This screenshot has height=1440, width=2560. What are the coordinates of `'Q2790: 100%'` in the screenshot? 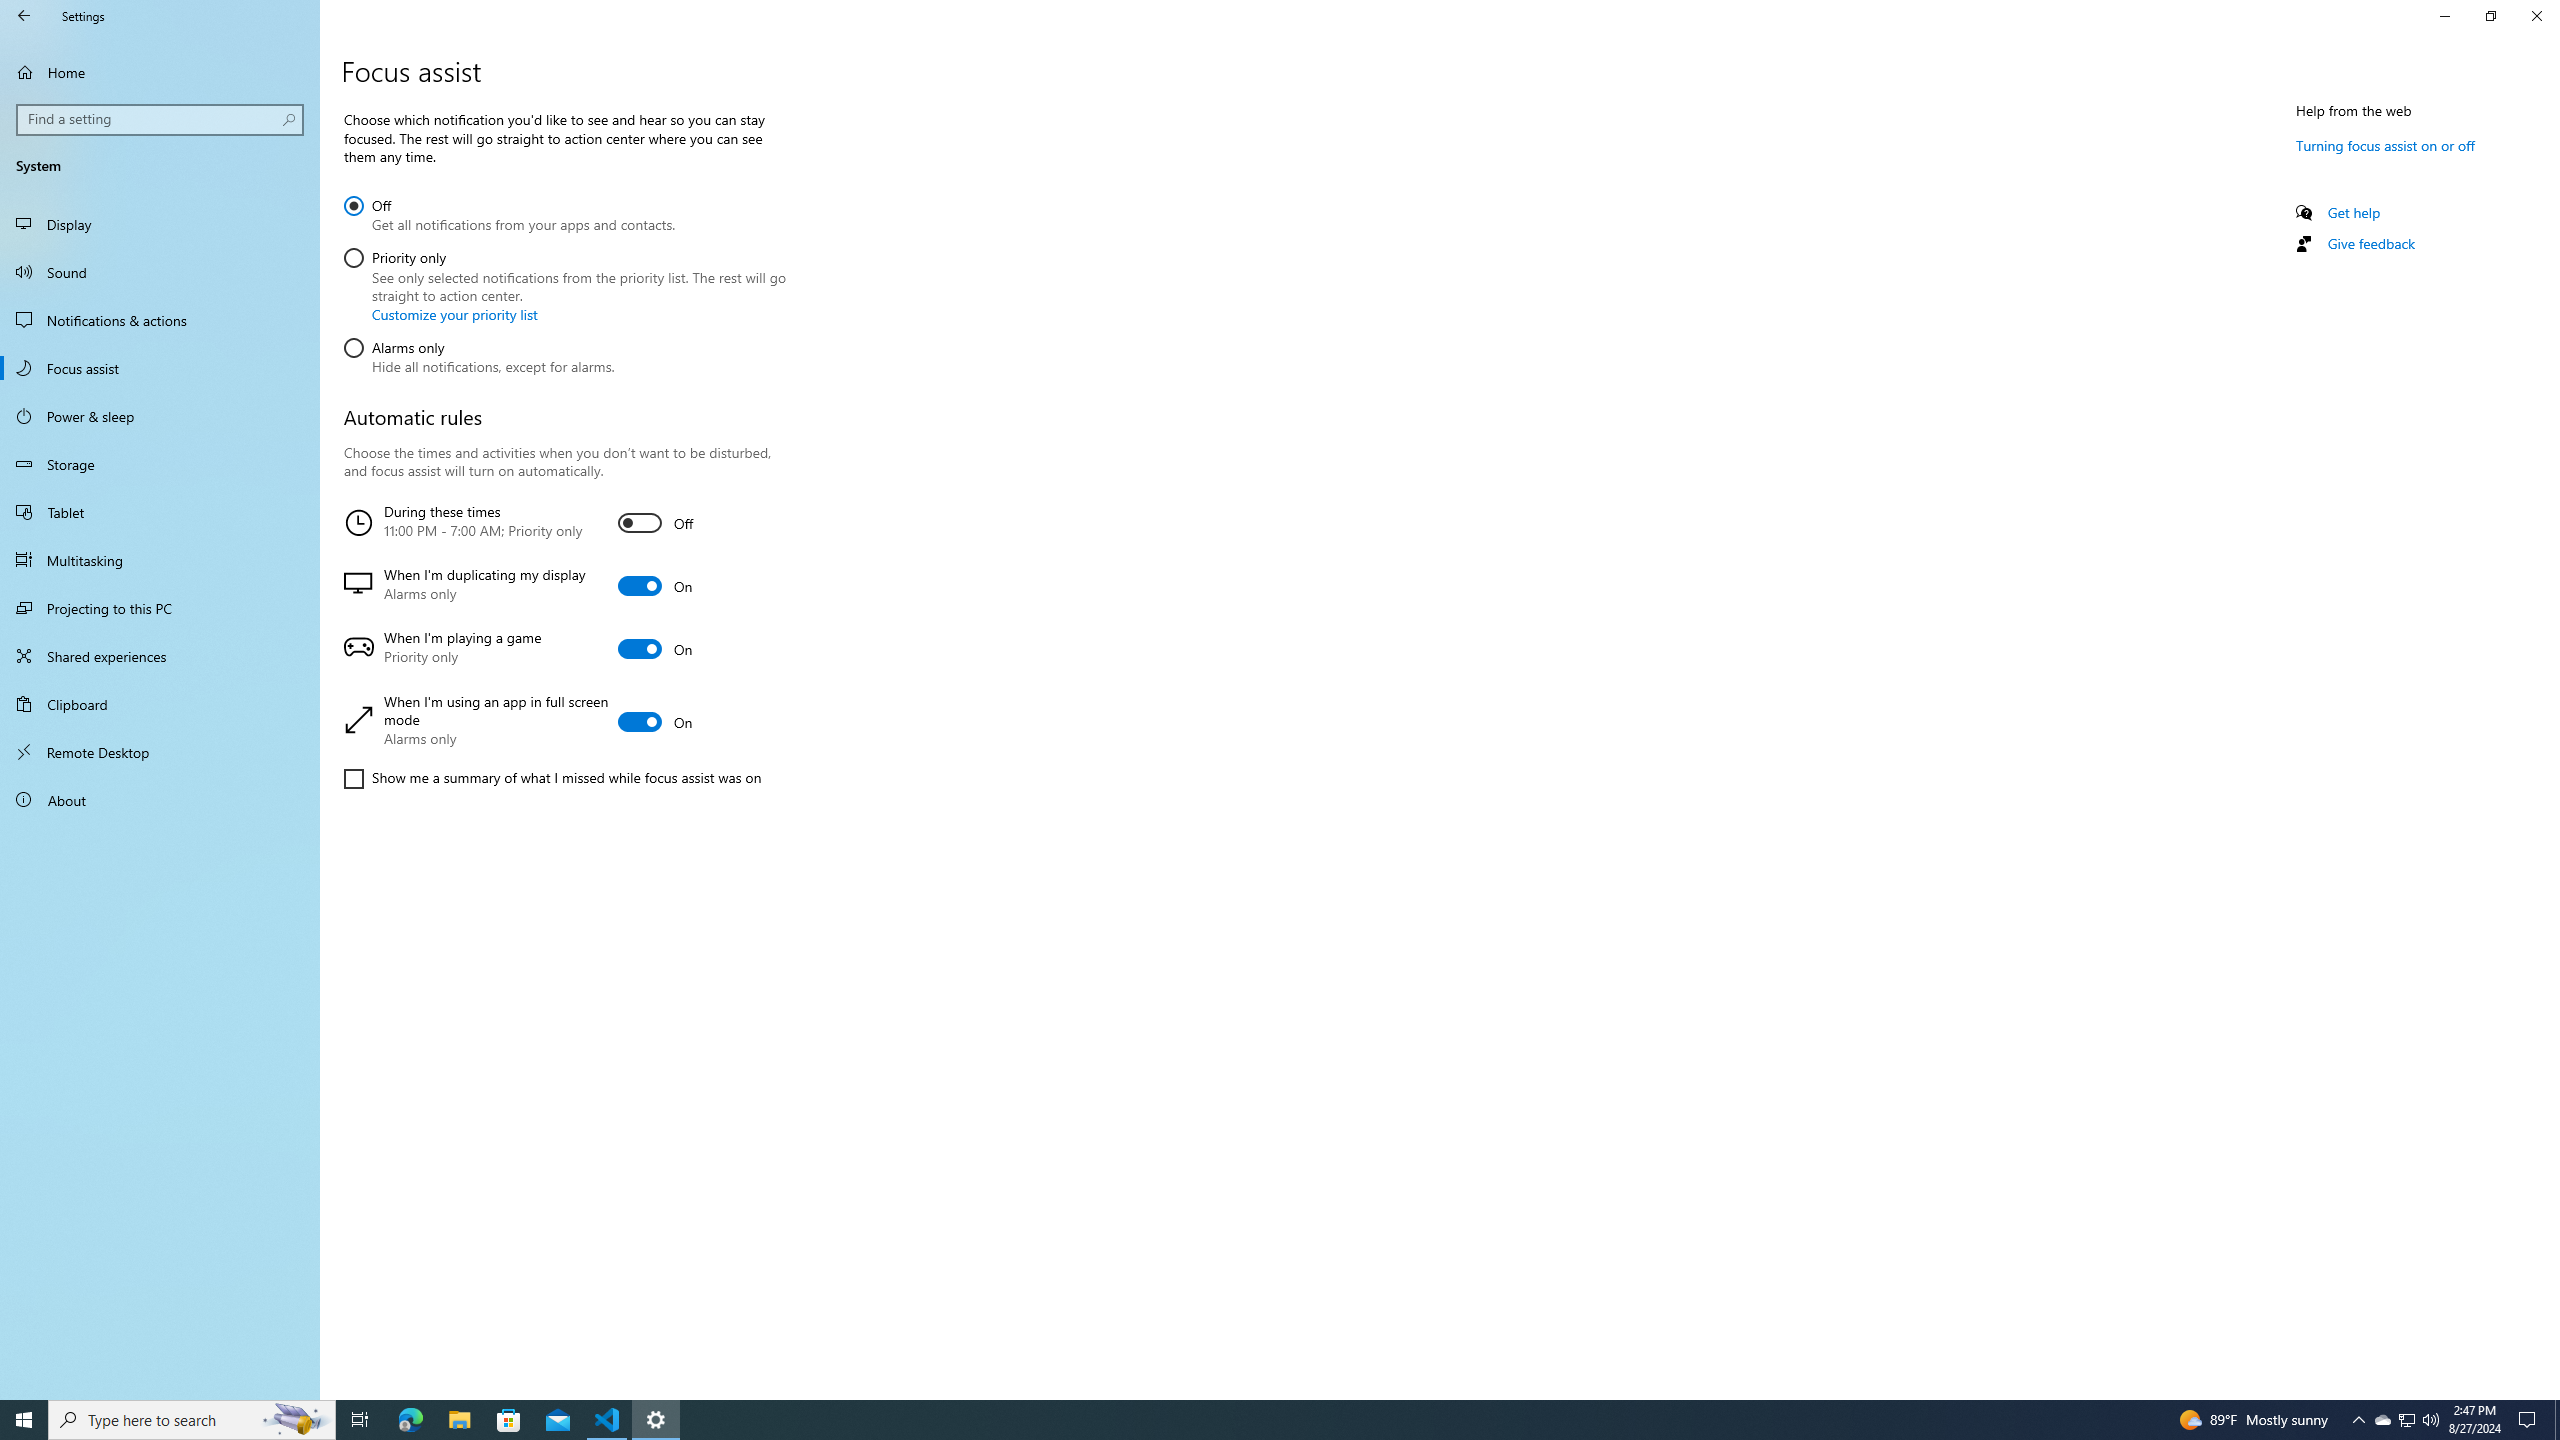 It's located at (2429, 1418).